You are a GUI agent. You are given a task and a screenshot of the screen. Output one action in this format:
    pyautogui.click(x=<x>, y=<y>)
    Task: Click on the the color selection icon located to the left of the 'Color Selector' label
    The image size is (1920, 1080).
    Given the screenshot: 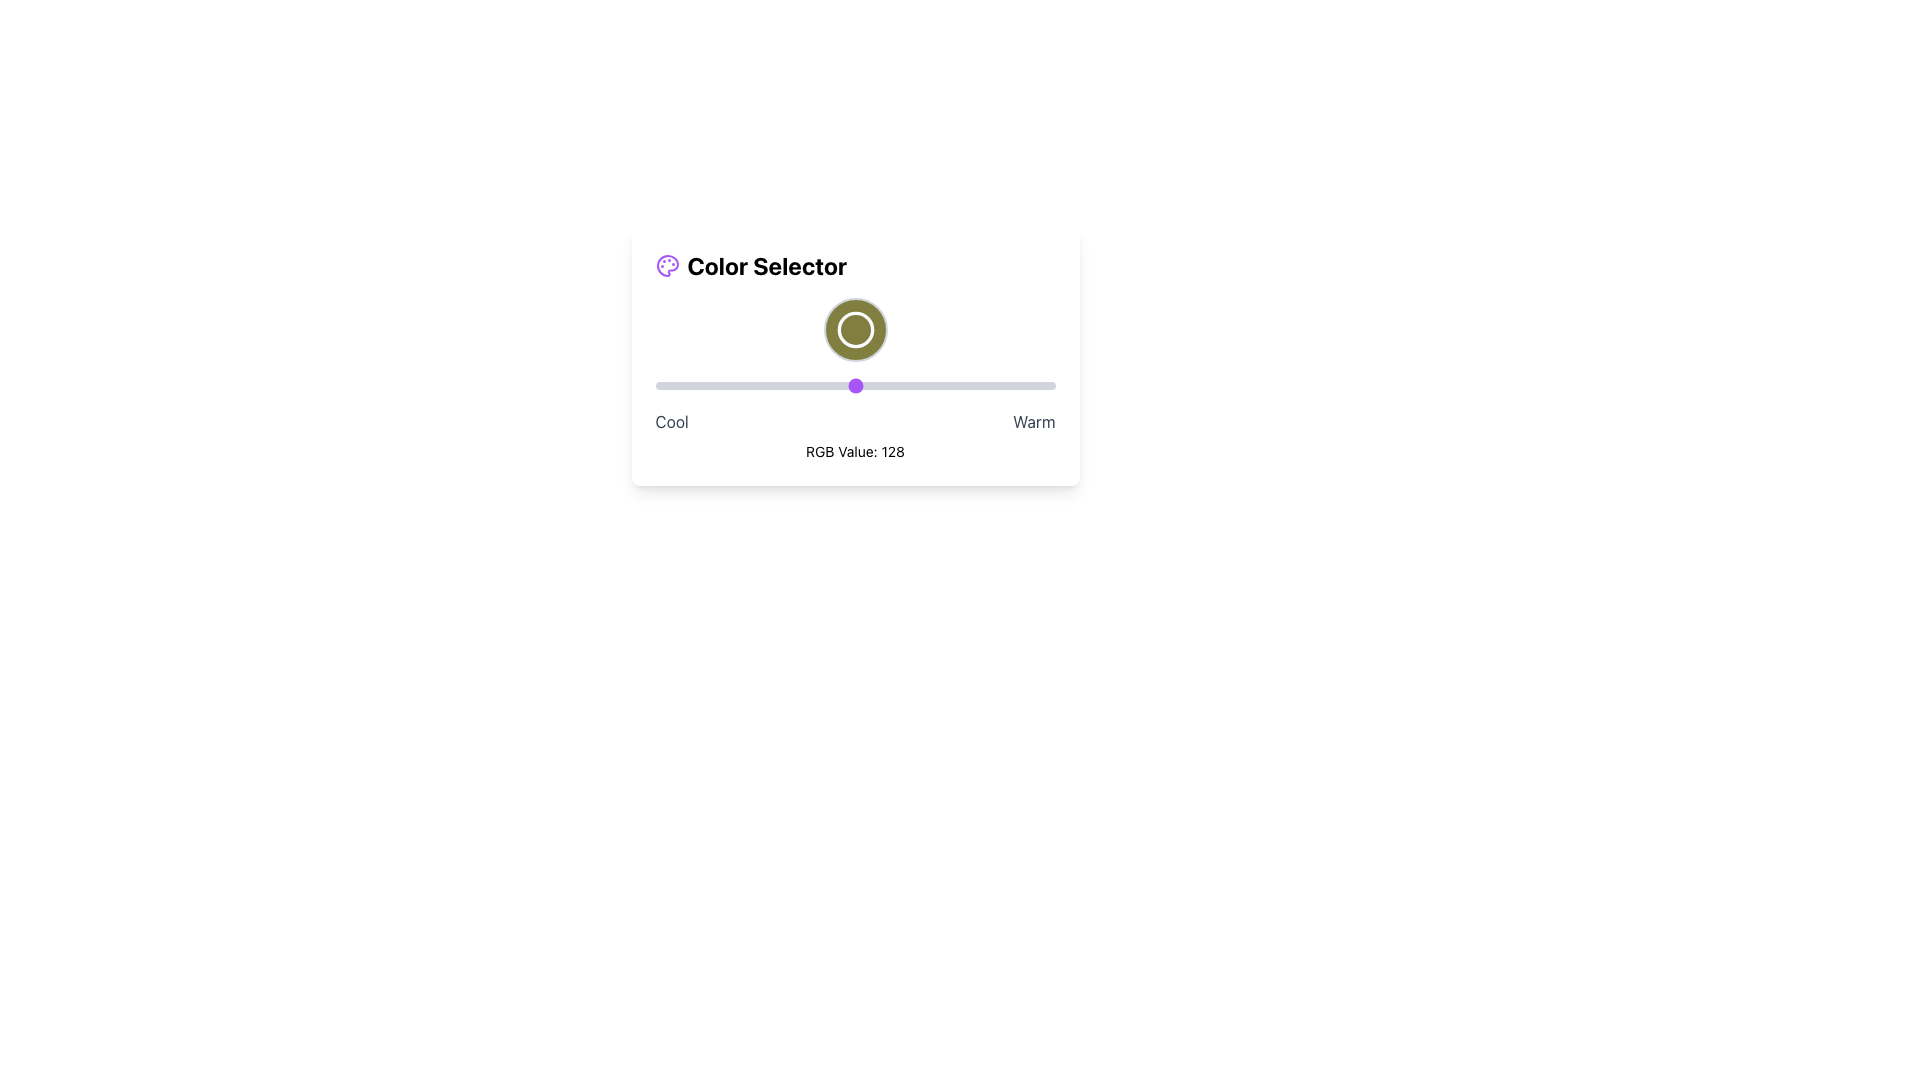 What is the action you would take?
    pyautogui.click(x=667, y=265)
    